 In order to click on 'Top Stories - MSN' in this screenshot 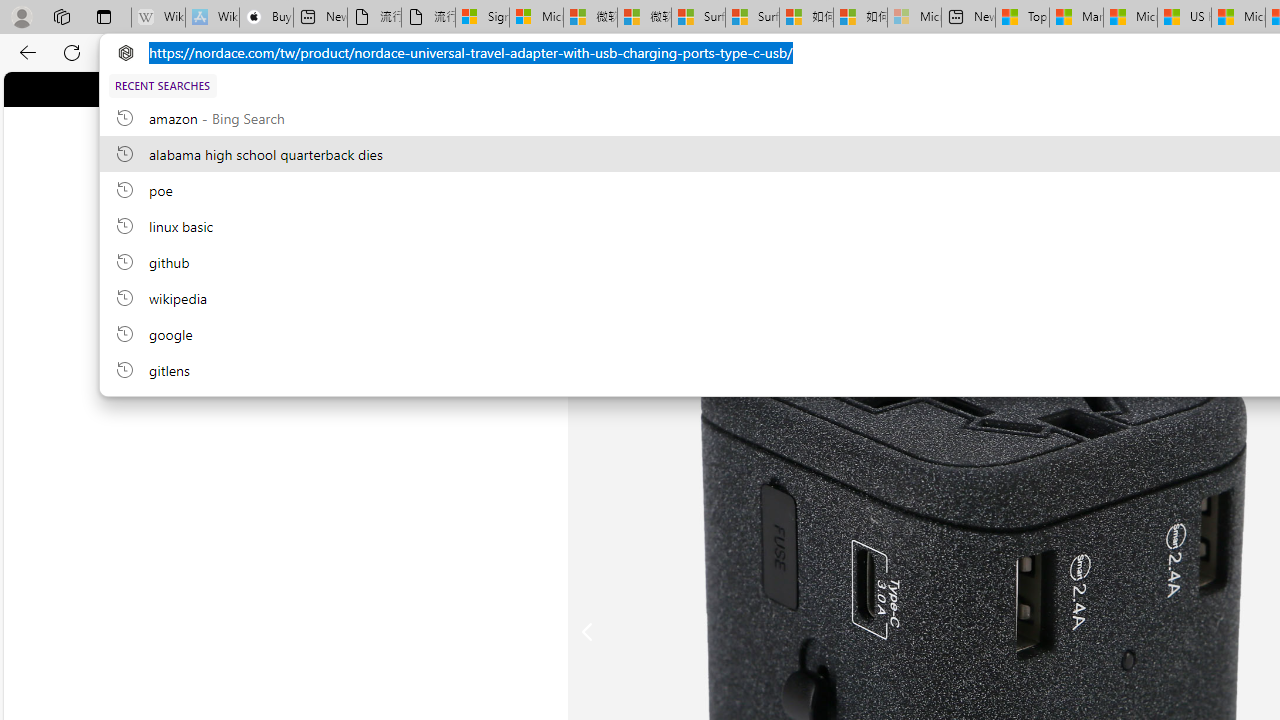, I will do `click(1022, 17)`.